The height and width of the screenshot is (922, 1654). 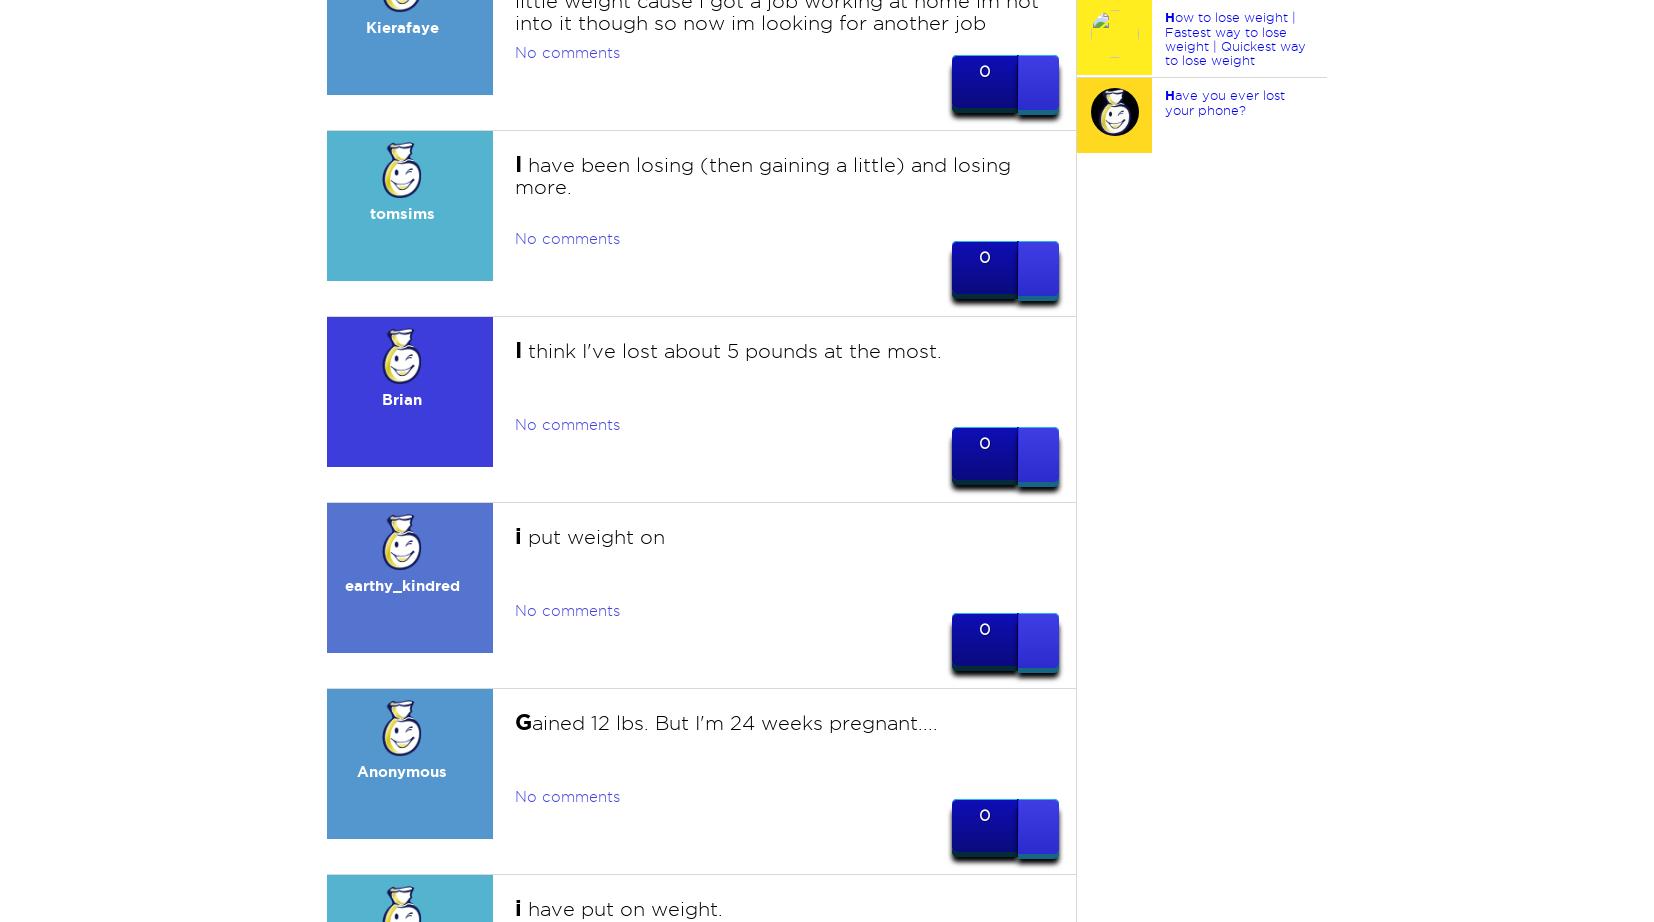 What do you see at coordinates (1233, 38) in the screenshot?
I see `'ow to lose weight | Fastest way to lose weight | Quickest way to lose weight'` at bounding box center [1233, 38].